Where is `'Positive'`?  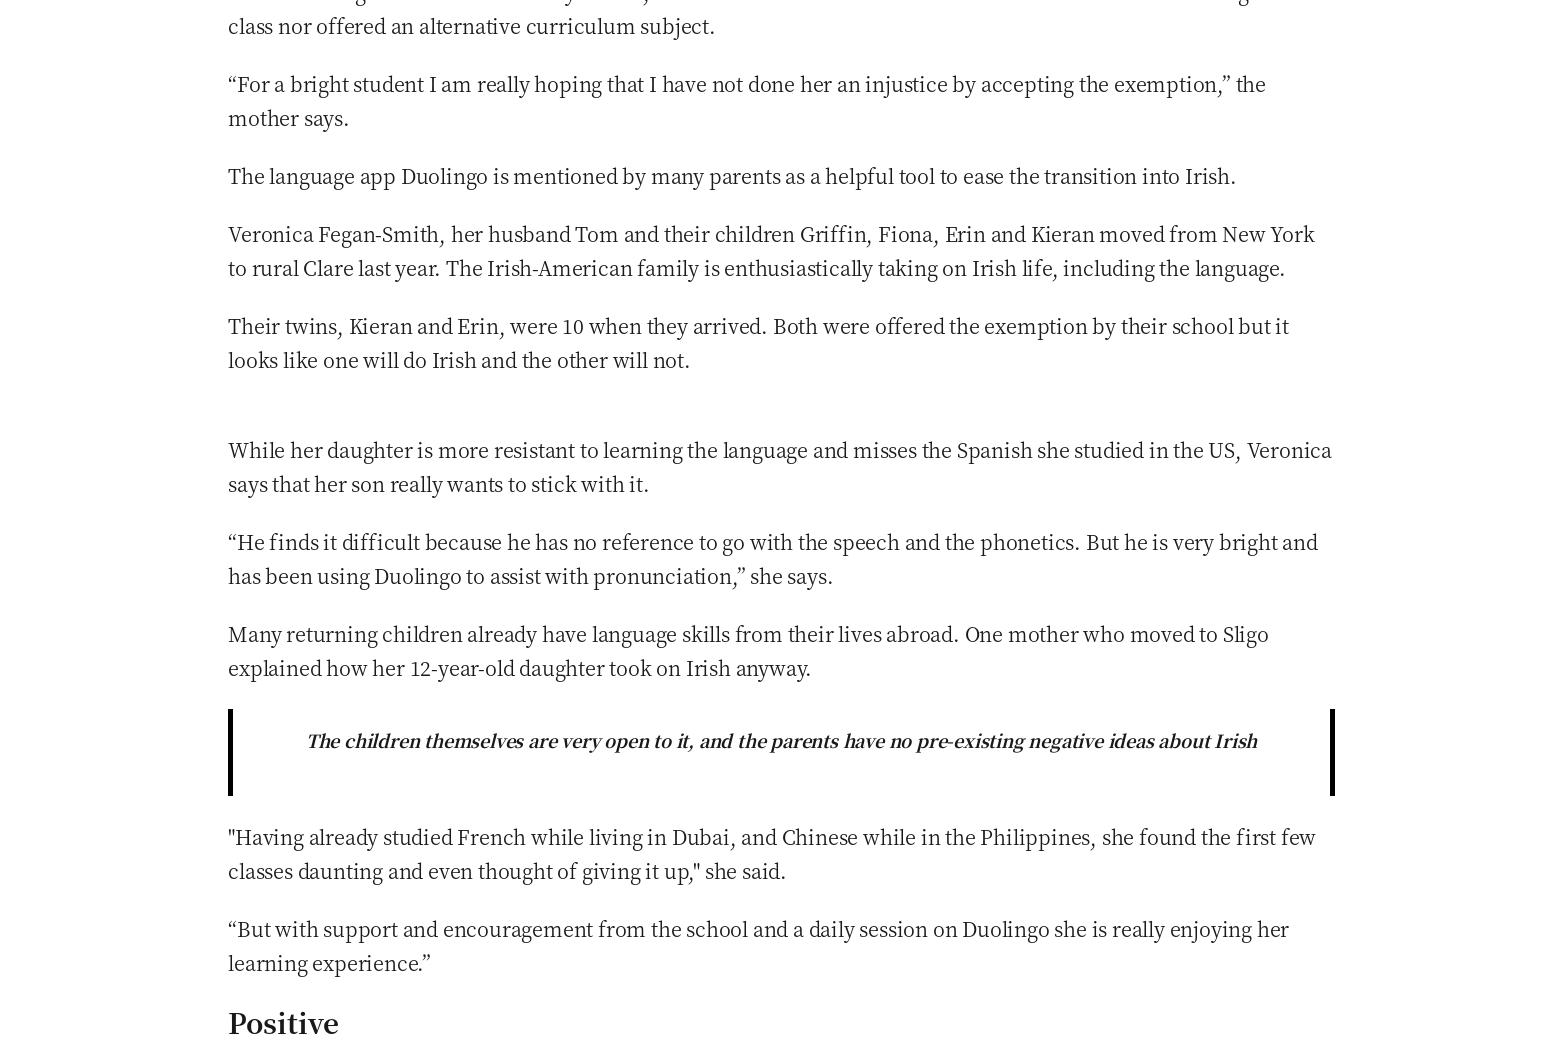 'Positive' is located at coordinates (282, 1019).